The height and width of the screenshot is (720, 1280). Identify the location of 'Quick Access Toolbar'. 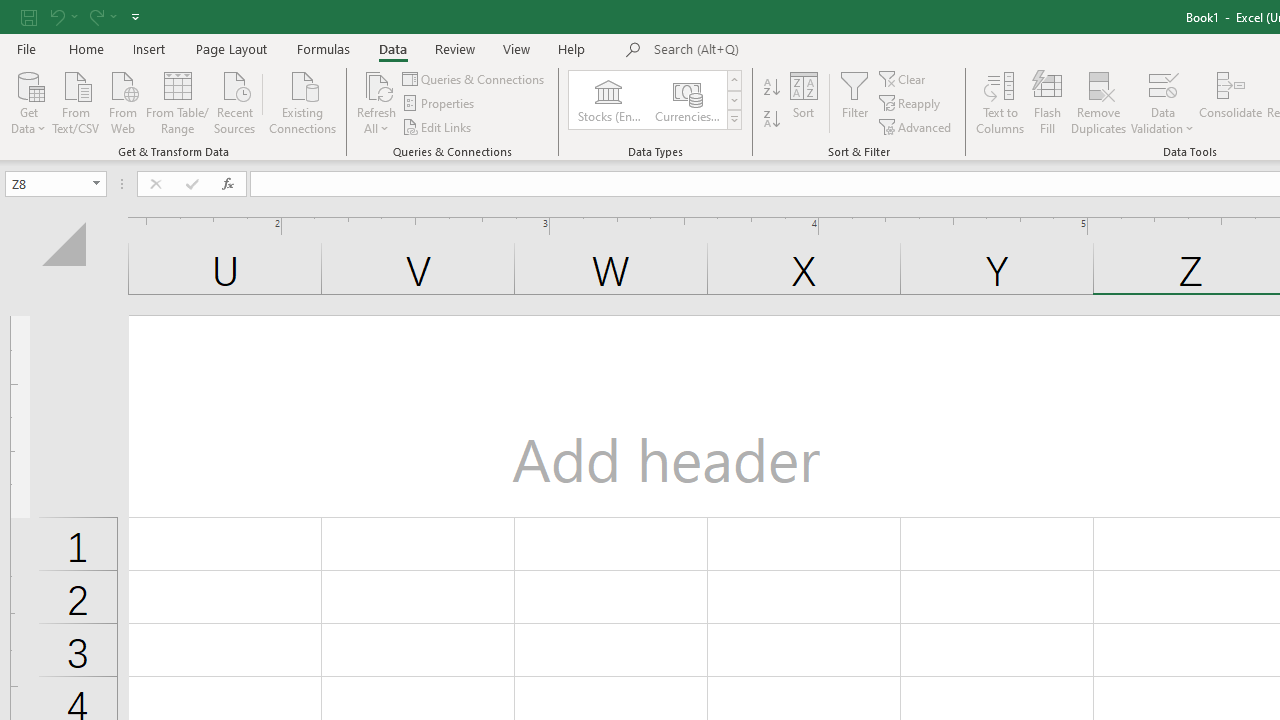
(81, 16).